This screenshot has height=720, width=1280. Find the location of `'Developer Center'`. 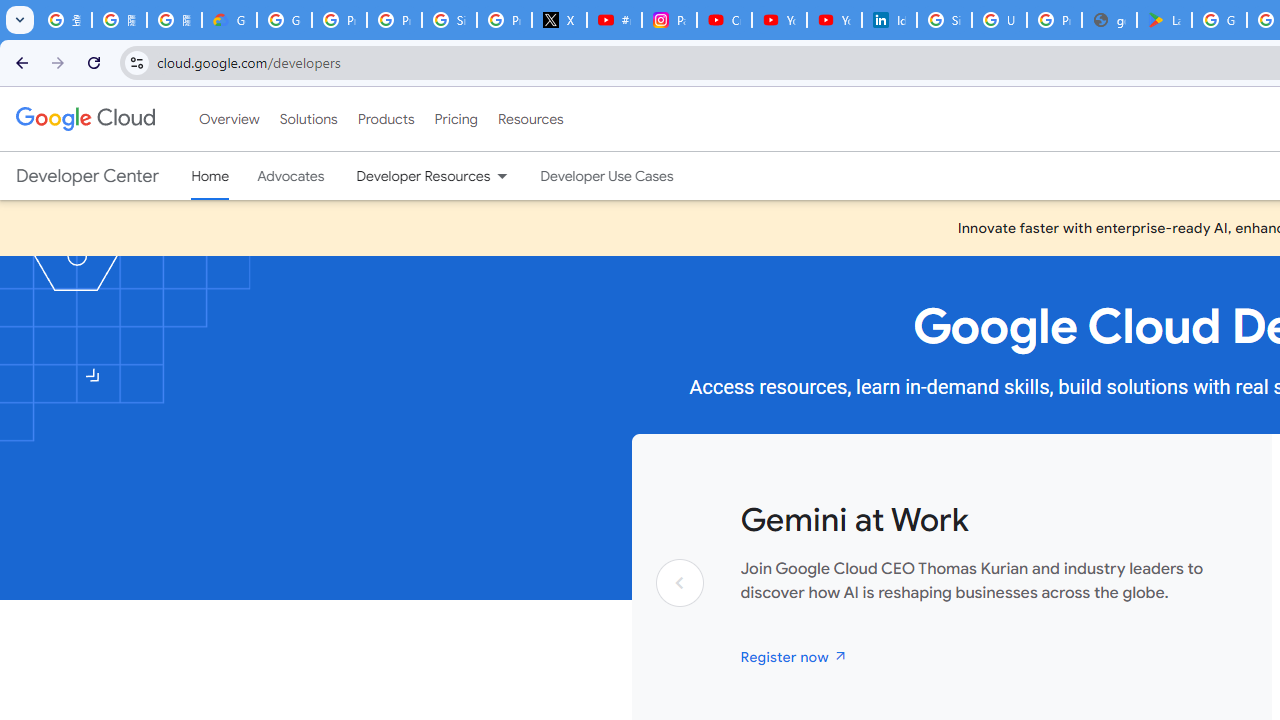

'Developer Center' is located at coordinates (86, 175).